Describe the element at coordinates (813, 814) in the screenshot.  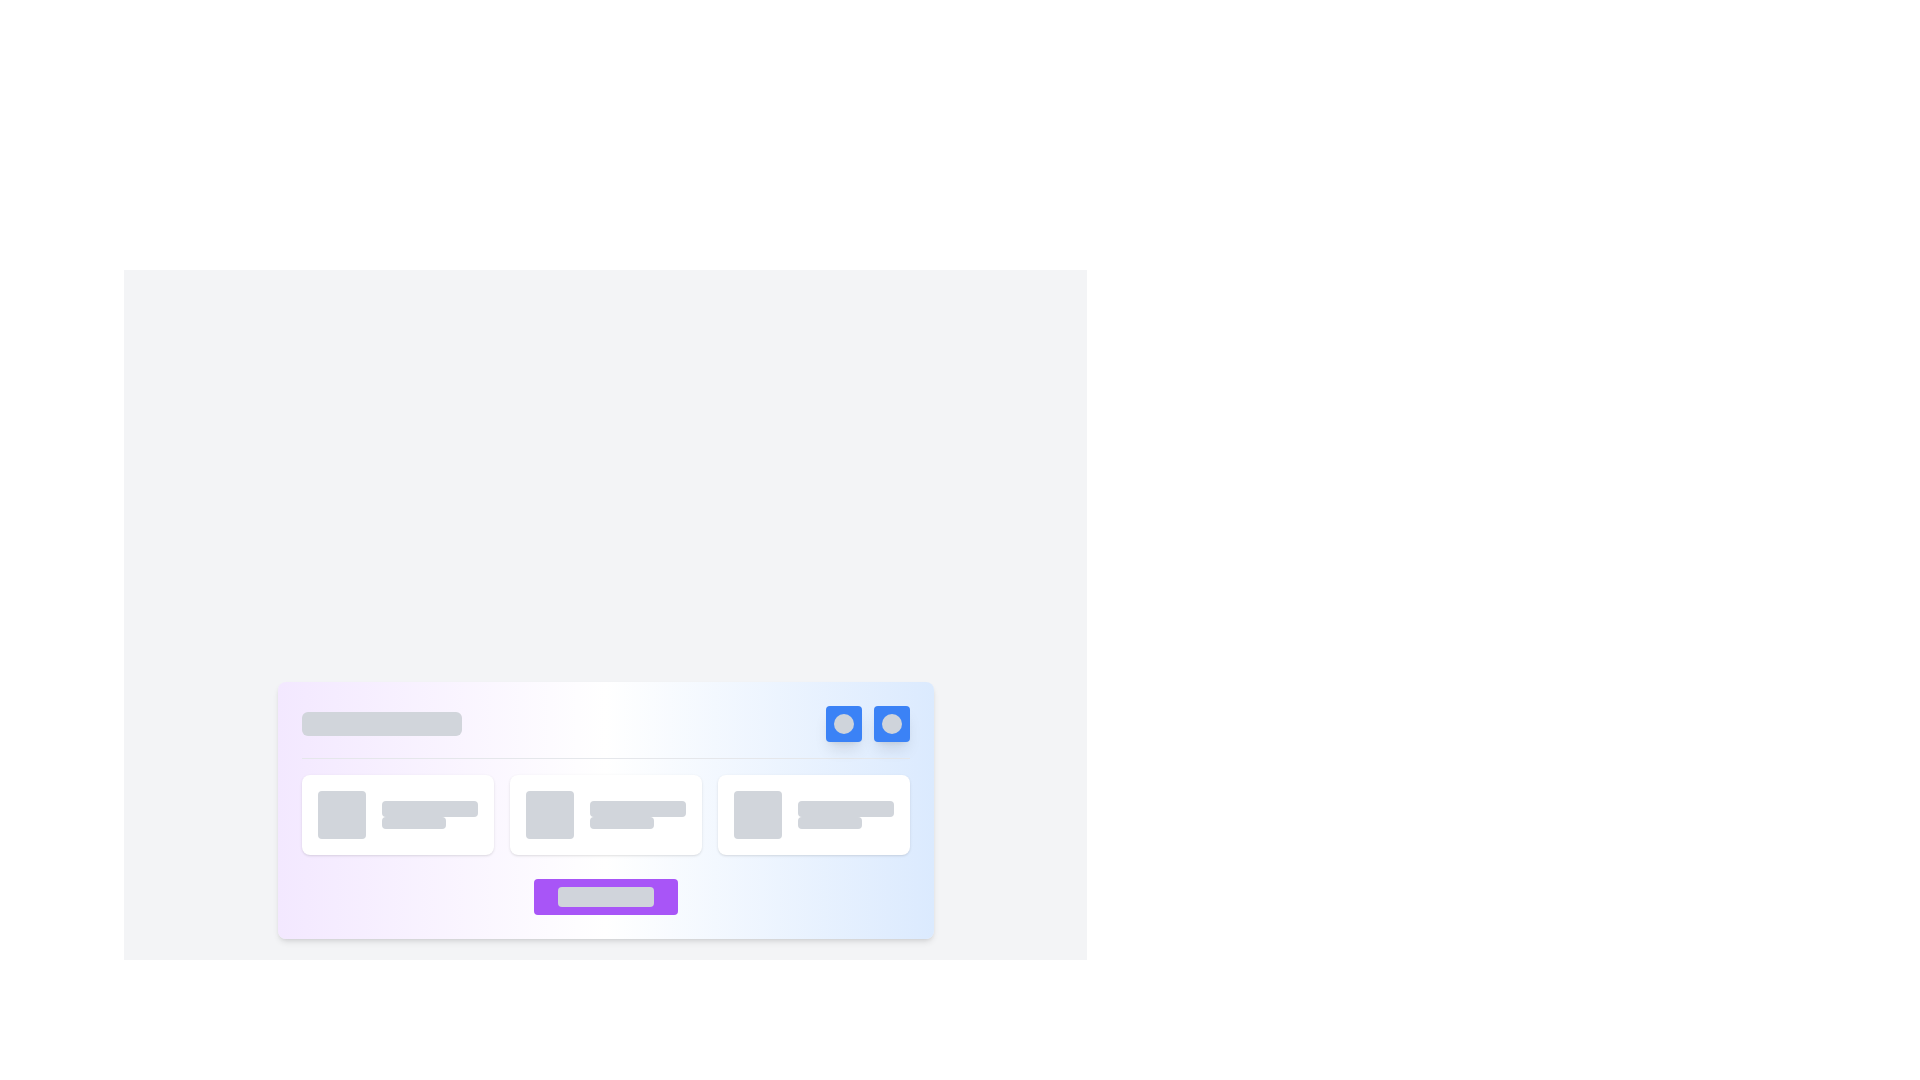
I see `the content displayed in the third card located in the bottom-right corner of the grid layout` at that location.